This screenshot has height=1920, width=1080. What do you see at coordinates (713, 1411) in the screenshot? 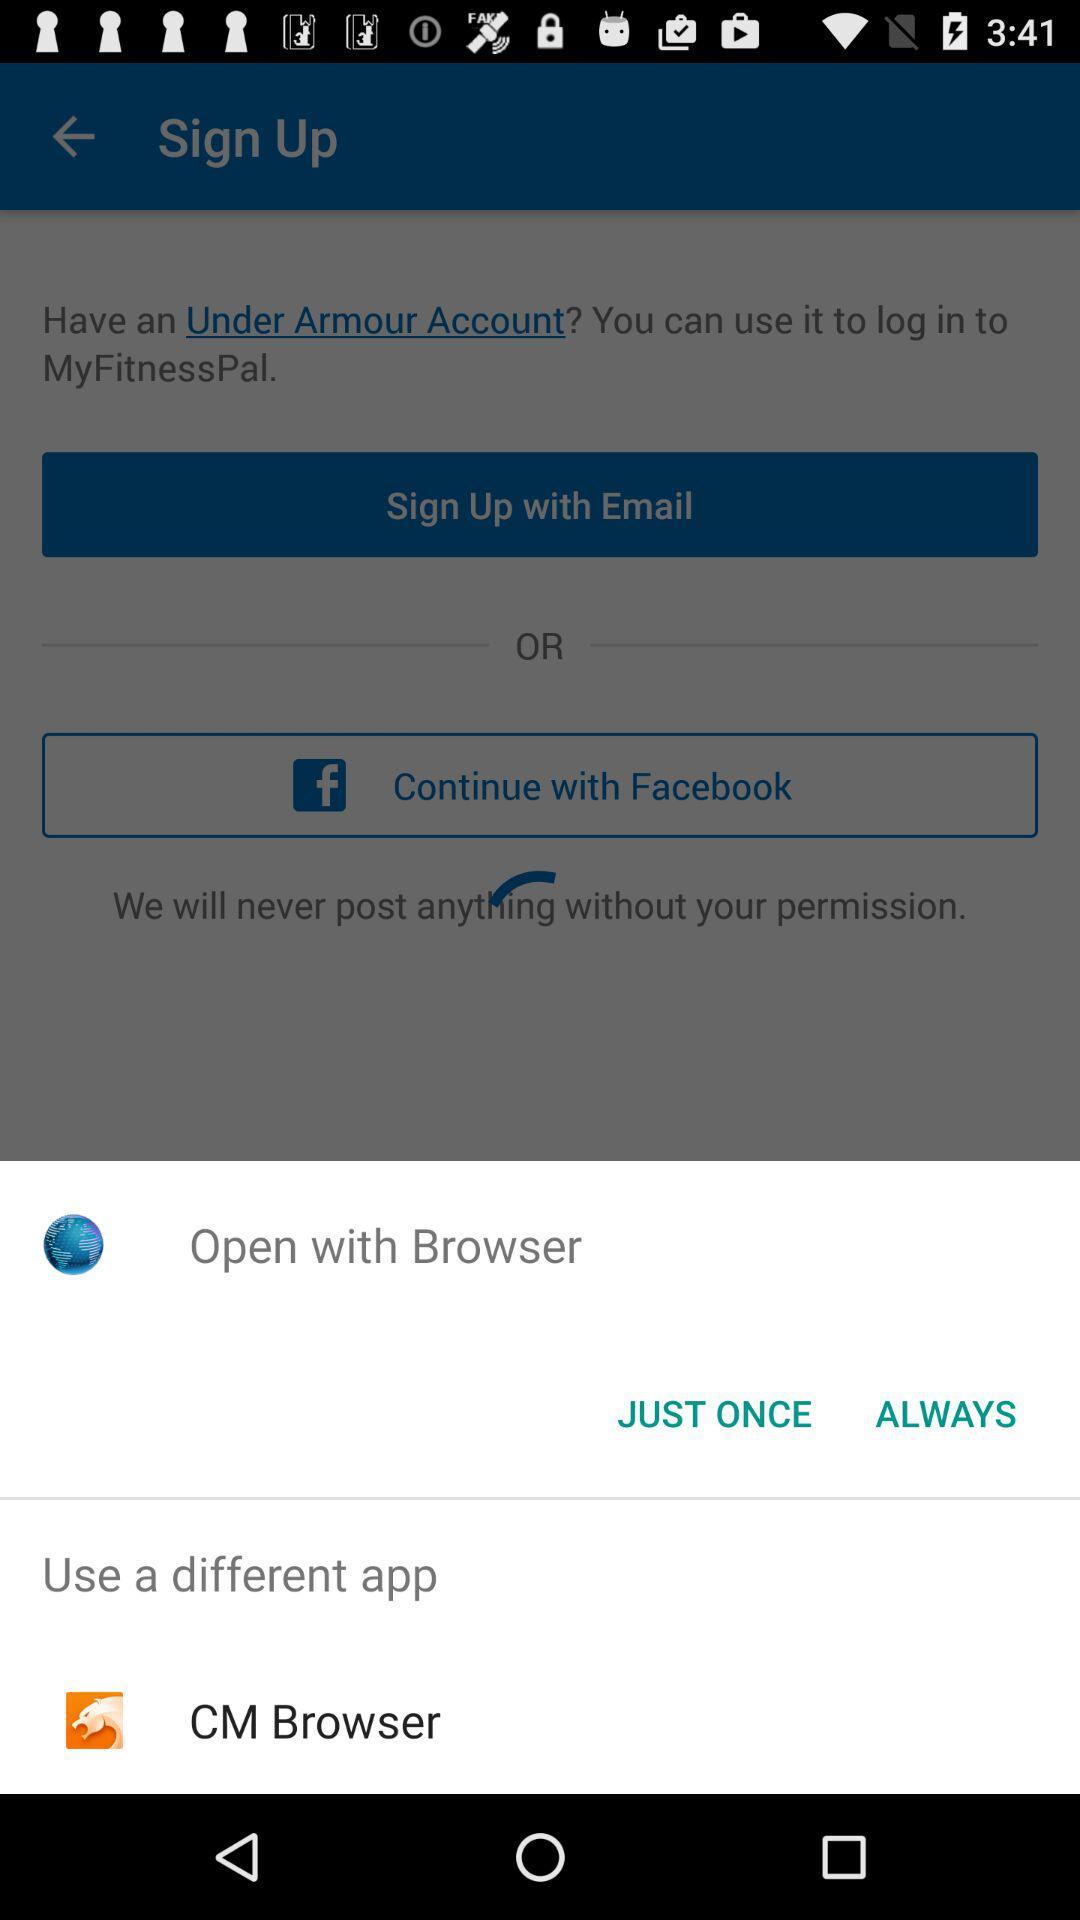
I see `the item to the left of the always button` at bounding box center [713, 1411].